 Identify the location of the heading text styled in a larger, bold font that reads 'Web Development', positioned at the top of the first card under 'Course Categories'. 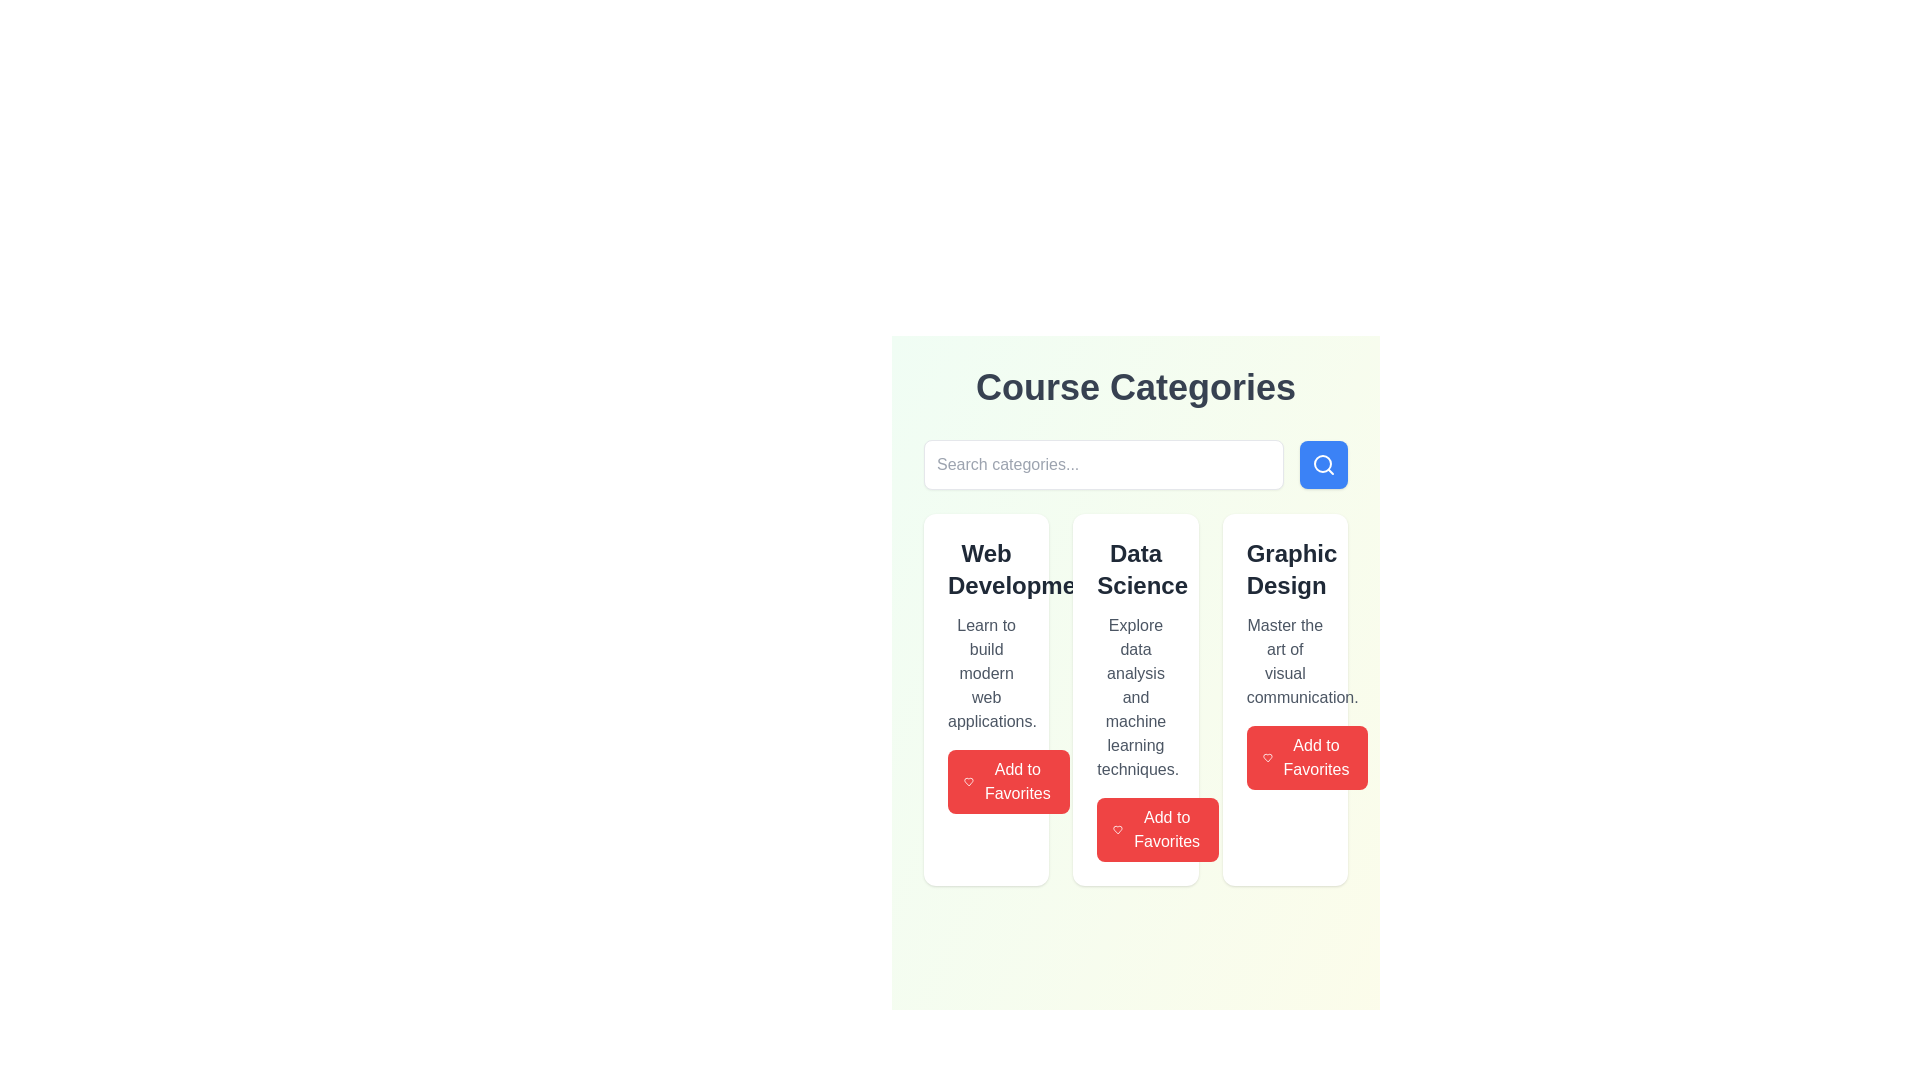
(986, 570).